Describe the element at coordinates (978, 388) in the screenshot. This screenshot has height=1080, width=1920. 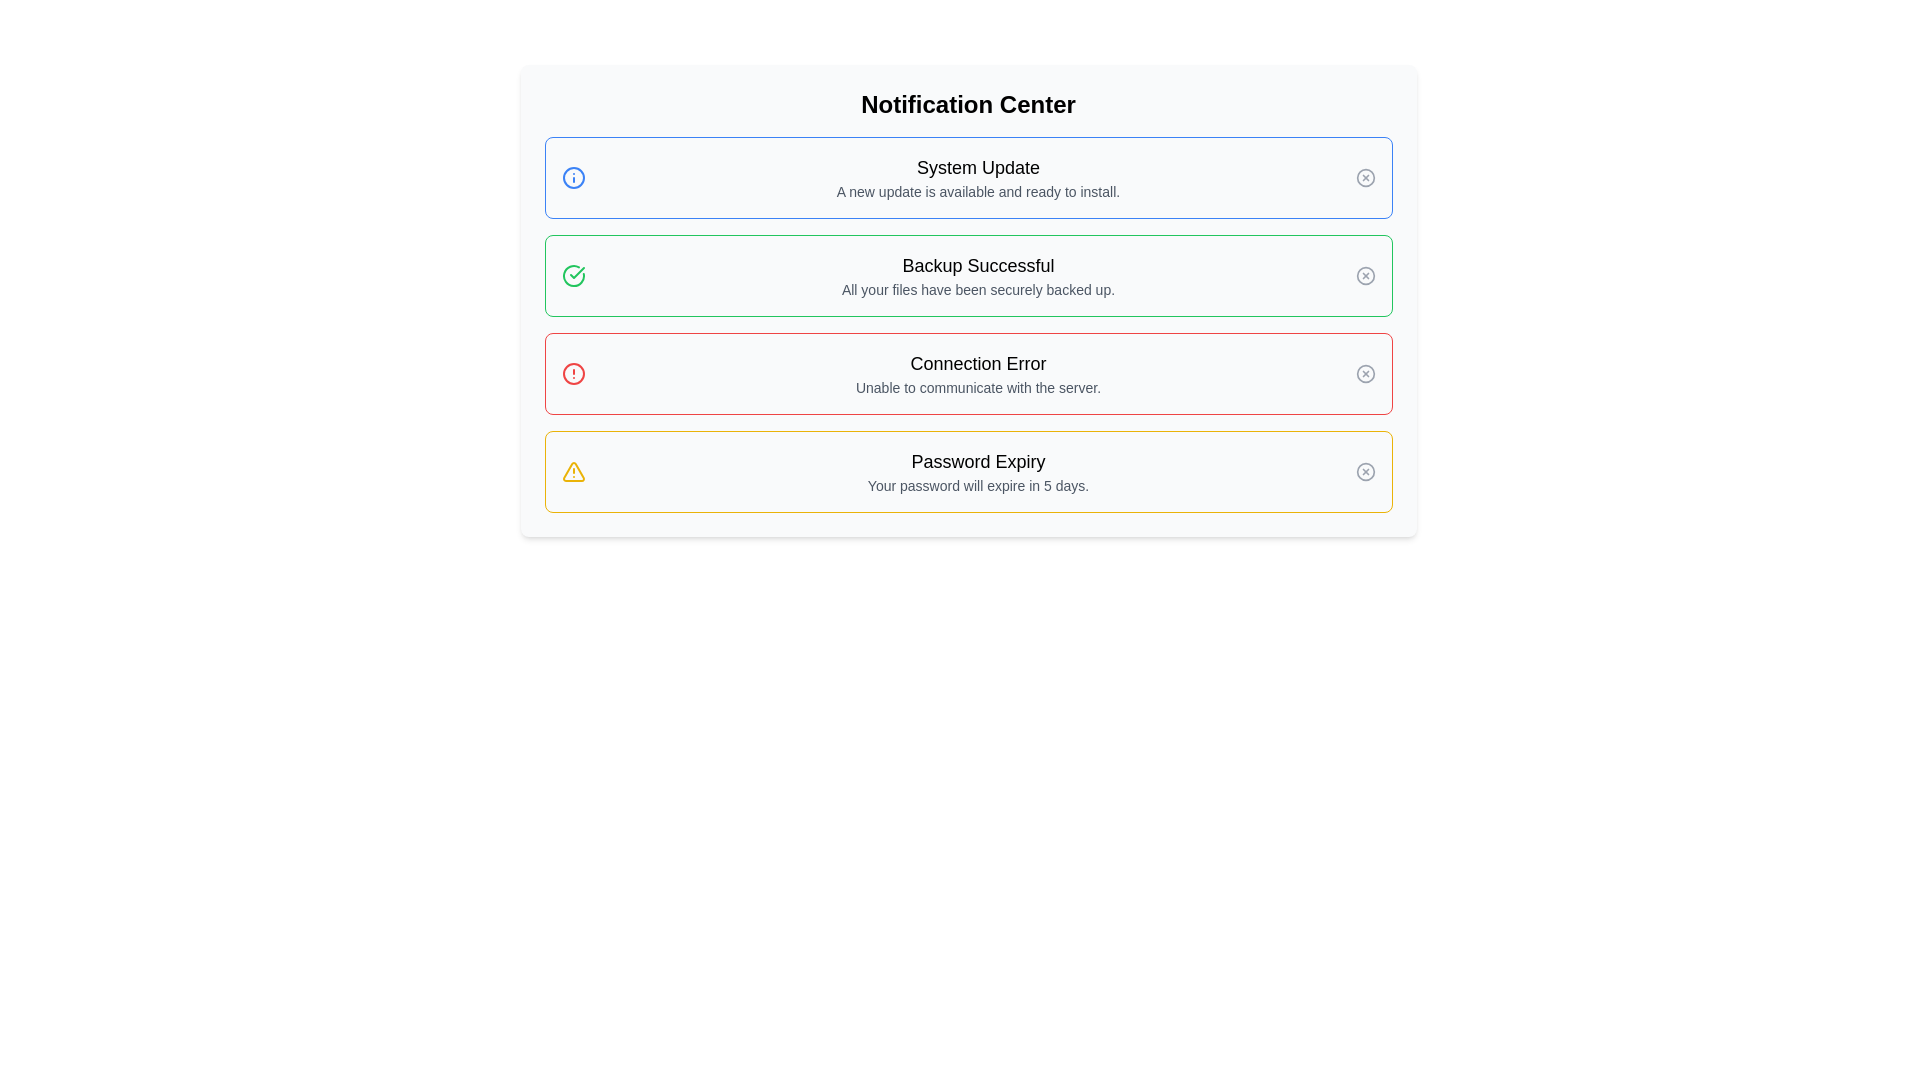
I see `the text label that displays 'Unable to communicate with the server.' located in the notification panel under 'Connection Error.'` at that location.